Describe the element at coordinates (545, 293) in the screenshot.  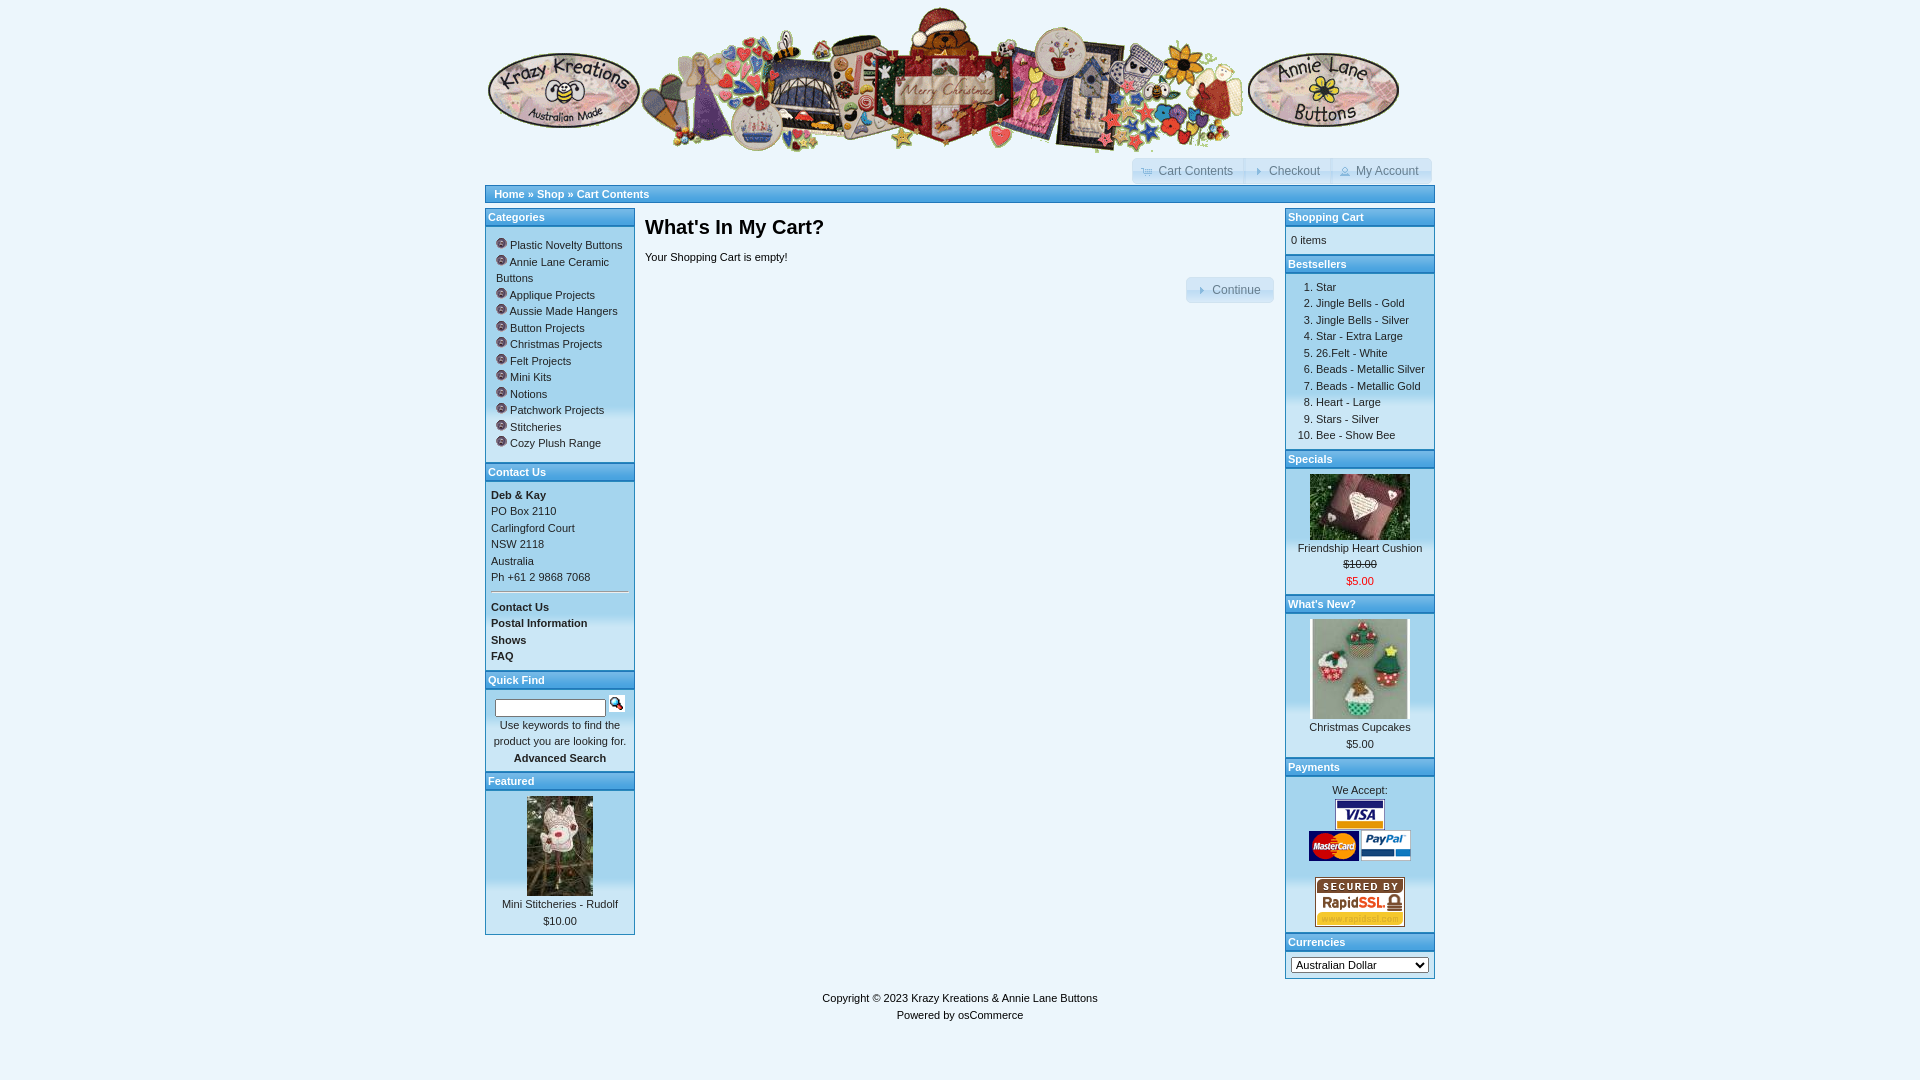
I see `' Applique Projects'` at that location.